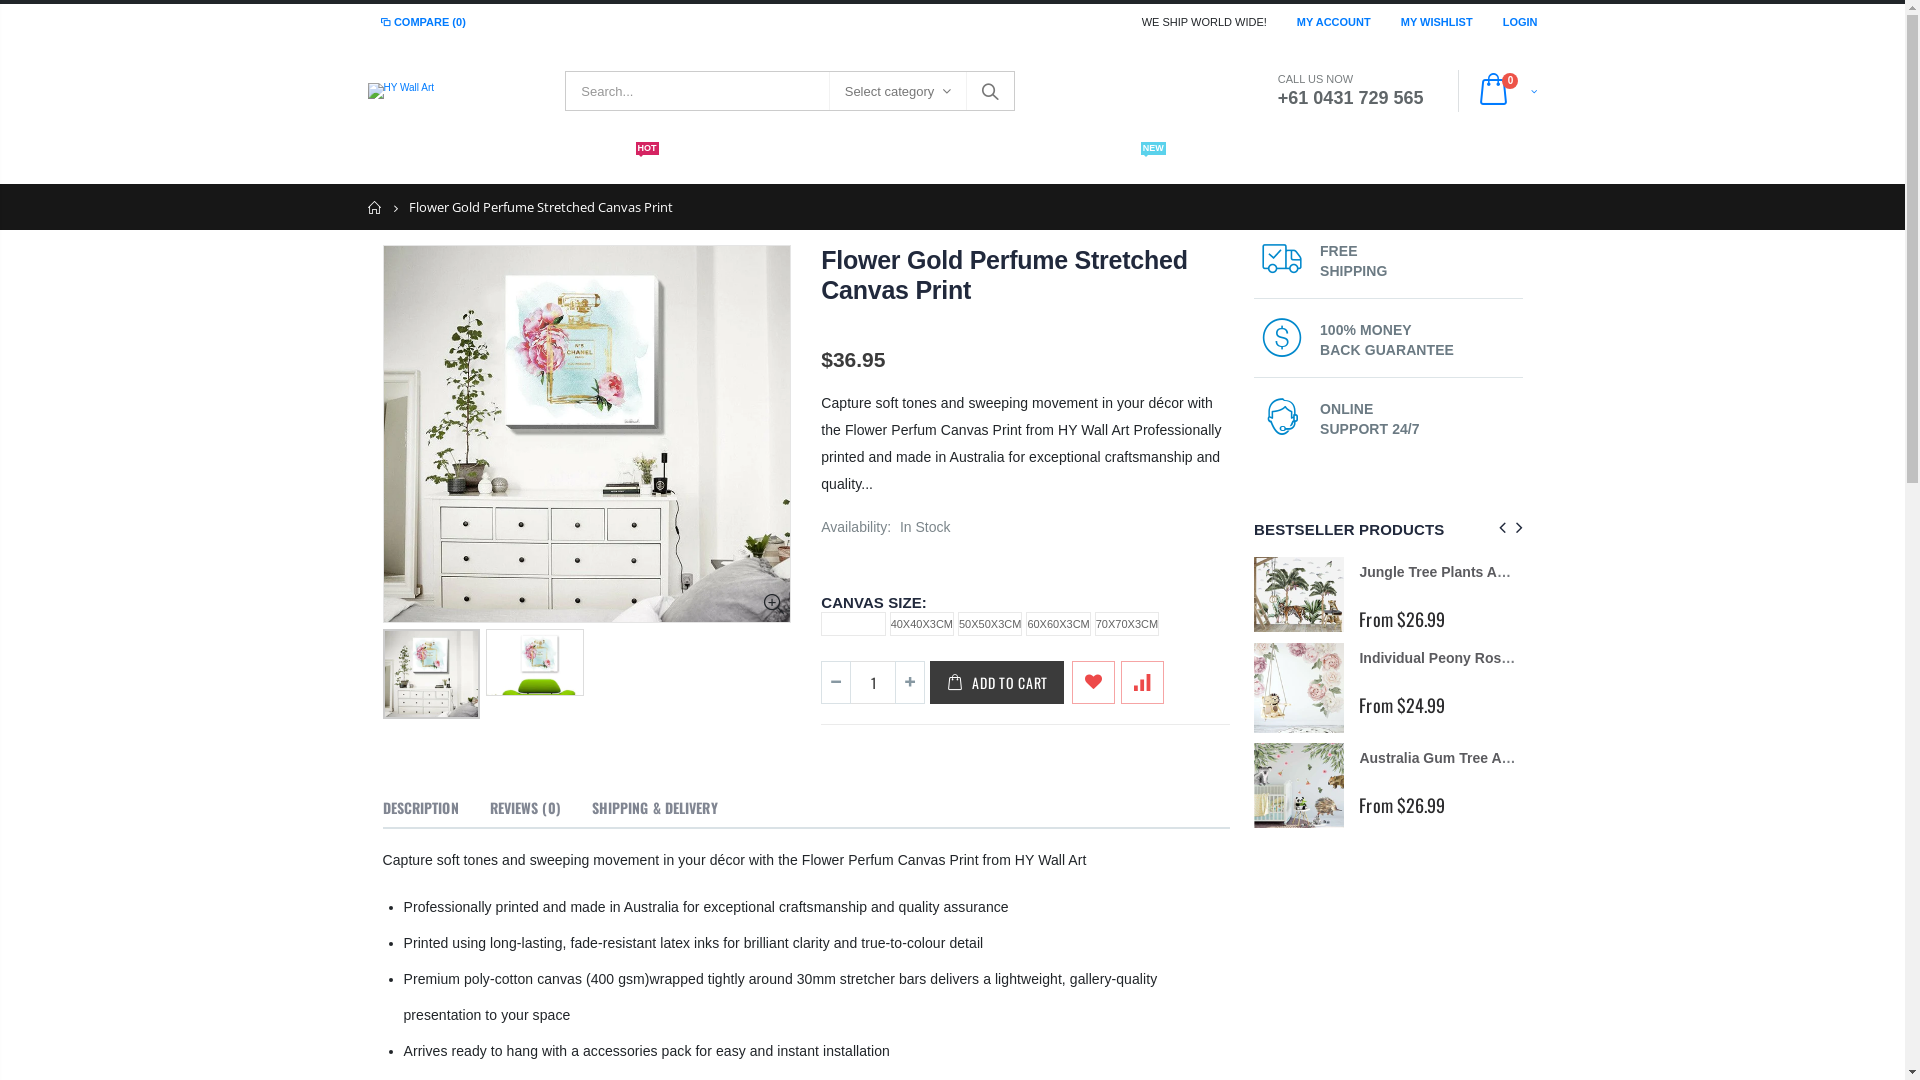  I want to click on 'CONTACT US', so click(1237, 161).